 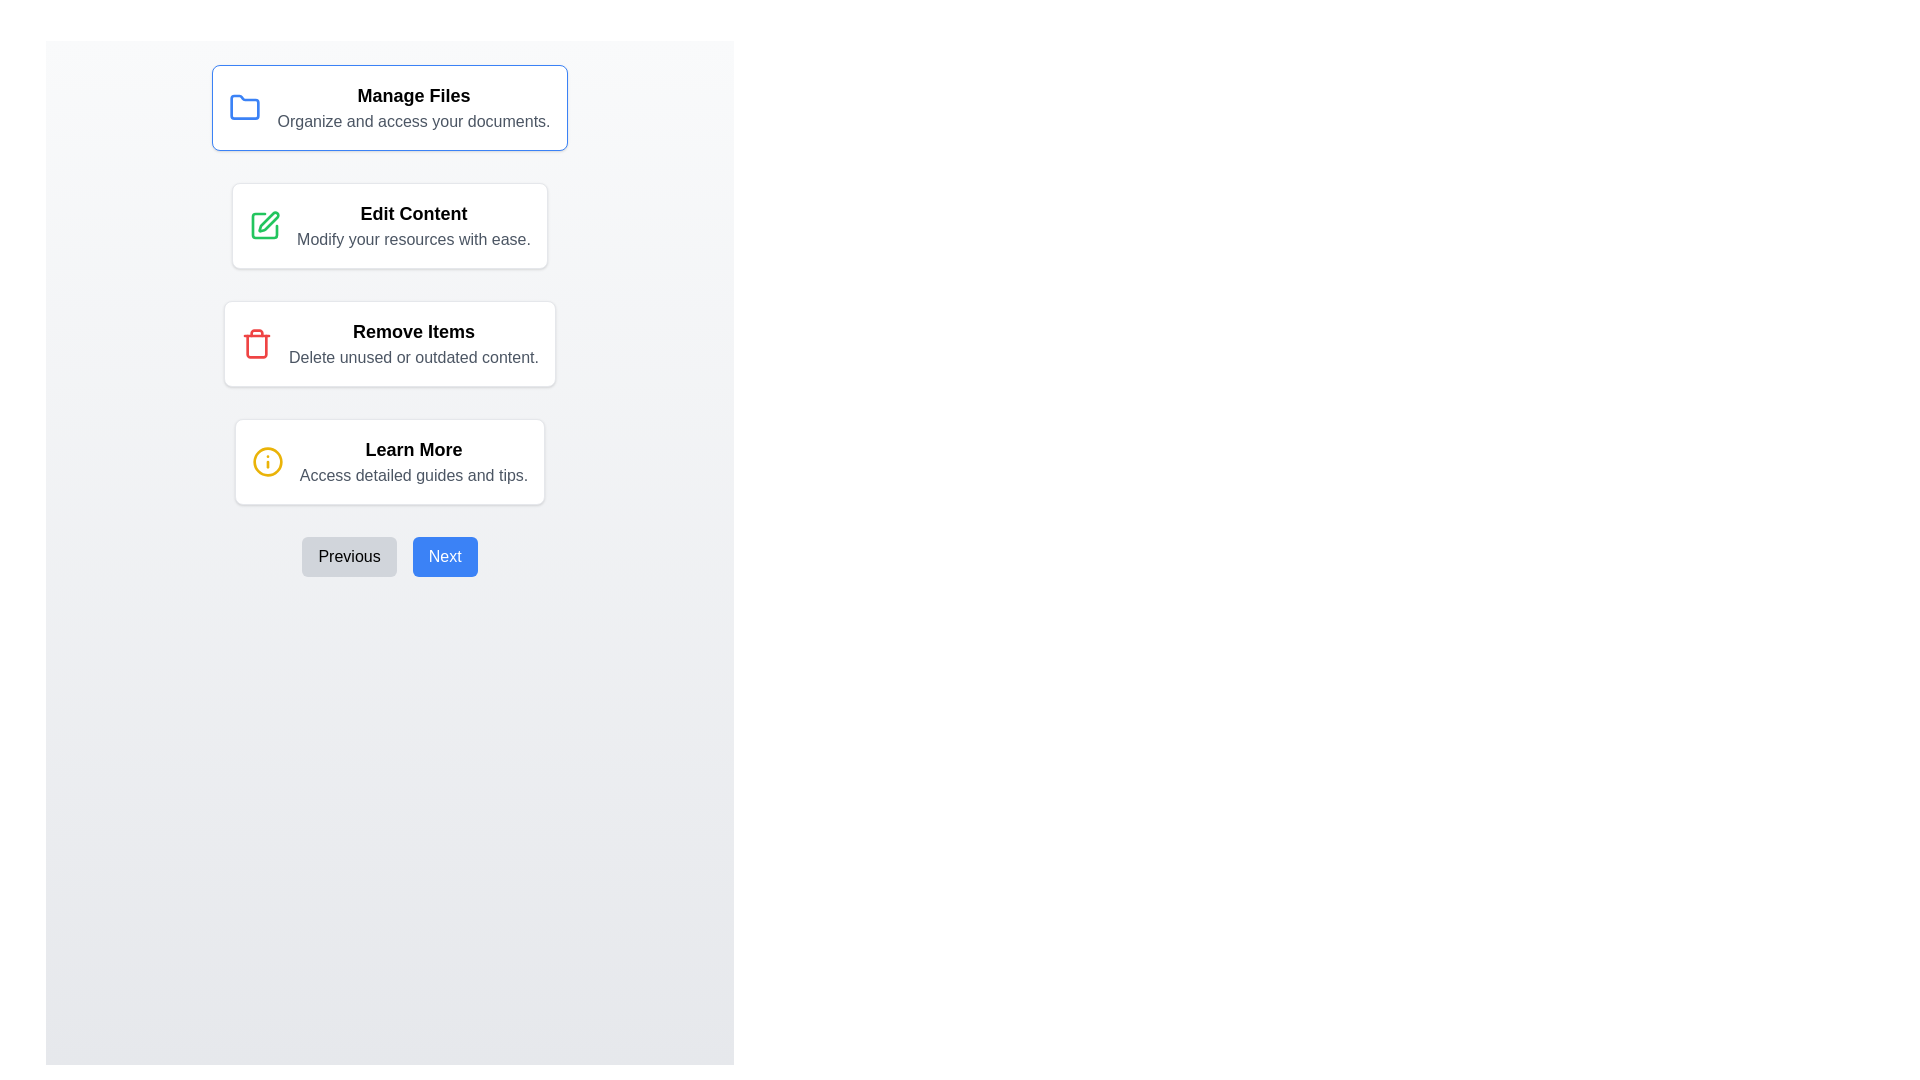 I want to click on the Informational Card, which is the first clickable section header in a vertical list, designed for managing or organizing files, so click(x=389, y=108).